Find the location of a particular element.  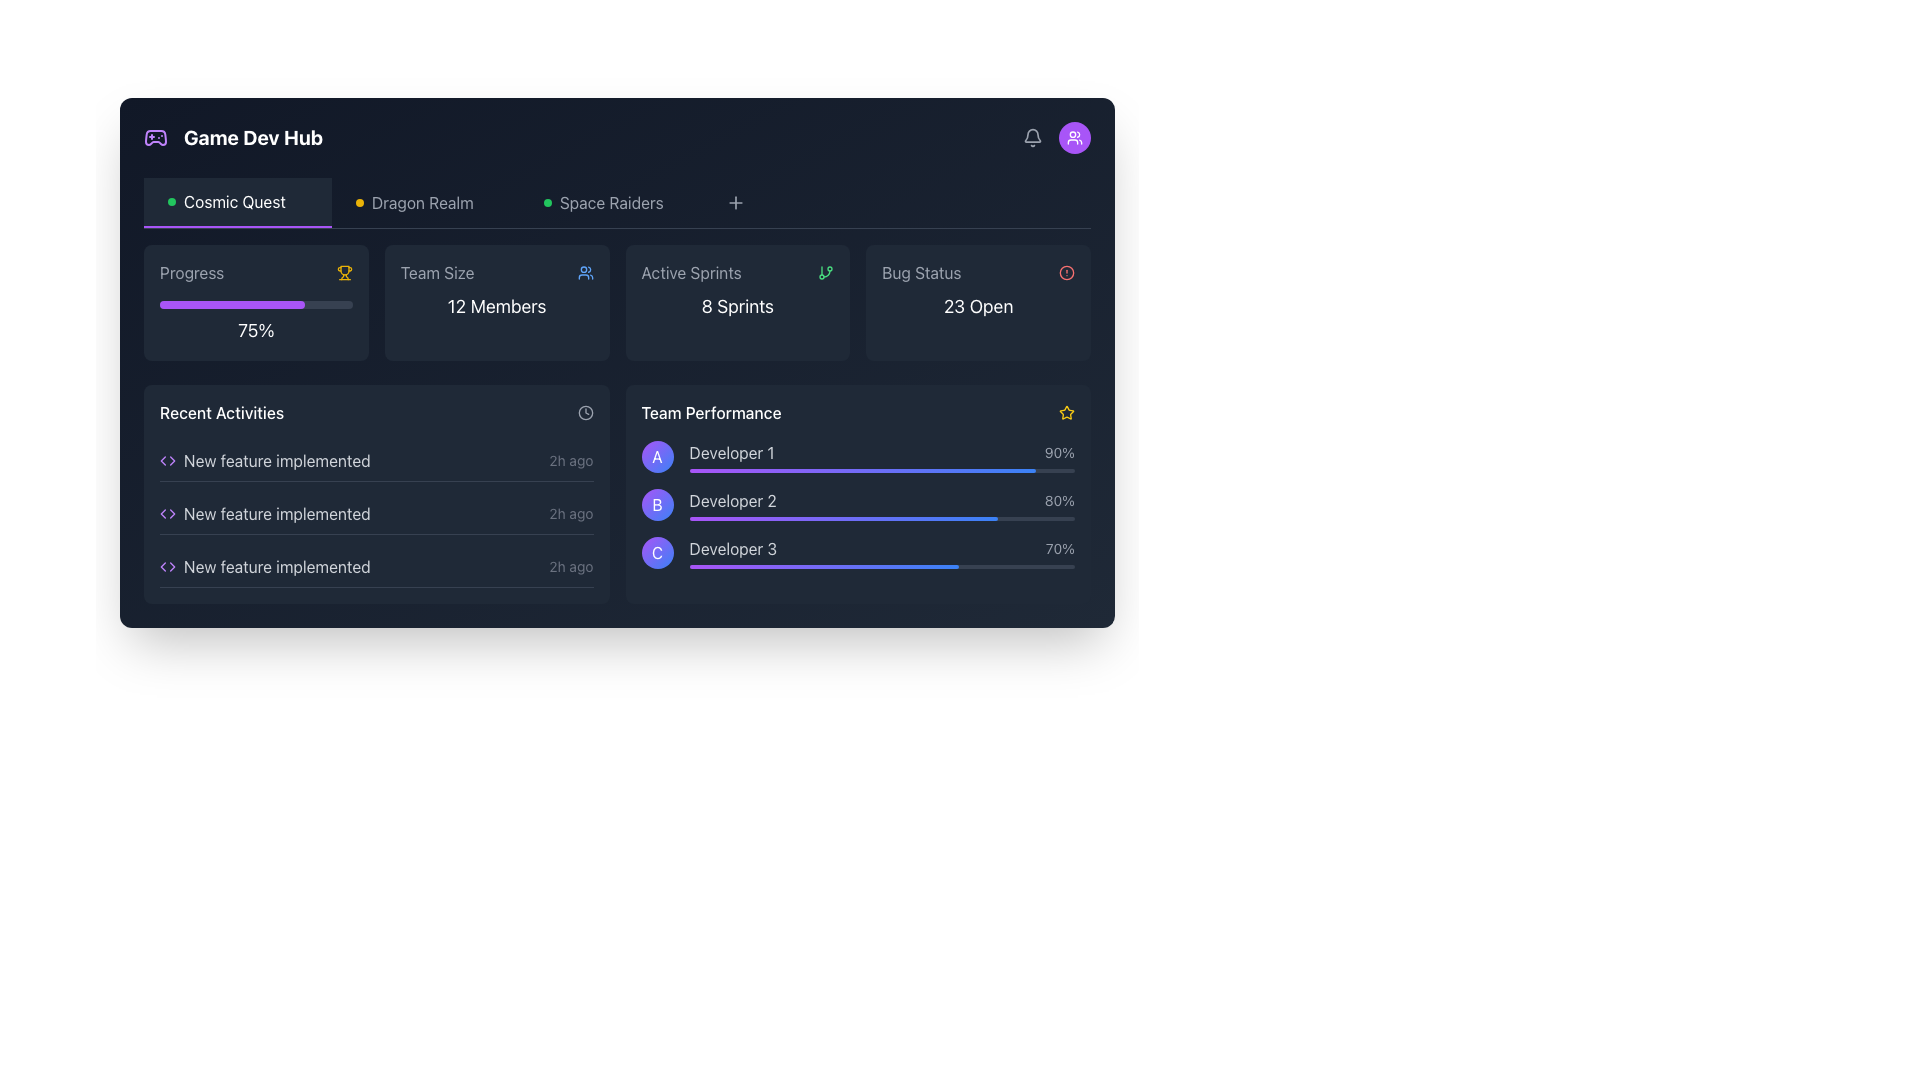

the 'Team Performance' text label, which displays white text in a medium font weight against a dark background, located in the upper section of a rectangular card component is located at coordinates (711, 411).